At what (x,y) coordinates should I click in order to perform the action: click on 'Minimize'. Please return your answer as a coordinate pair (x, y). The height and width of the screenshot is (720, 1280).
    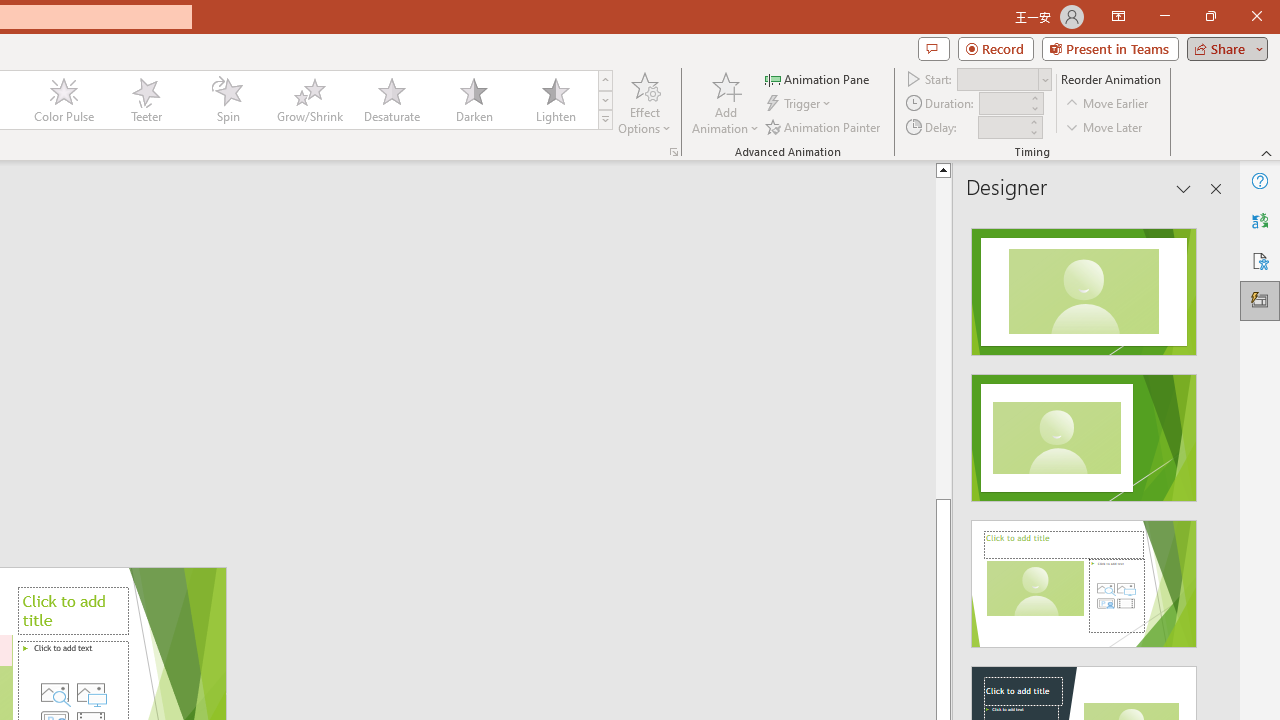
    Looking at the image, I should click on (1164, 16).